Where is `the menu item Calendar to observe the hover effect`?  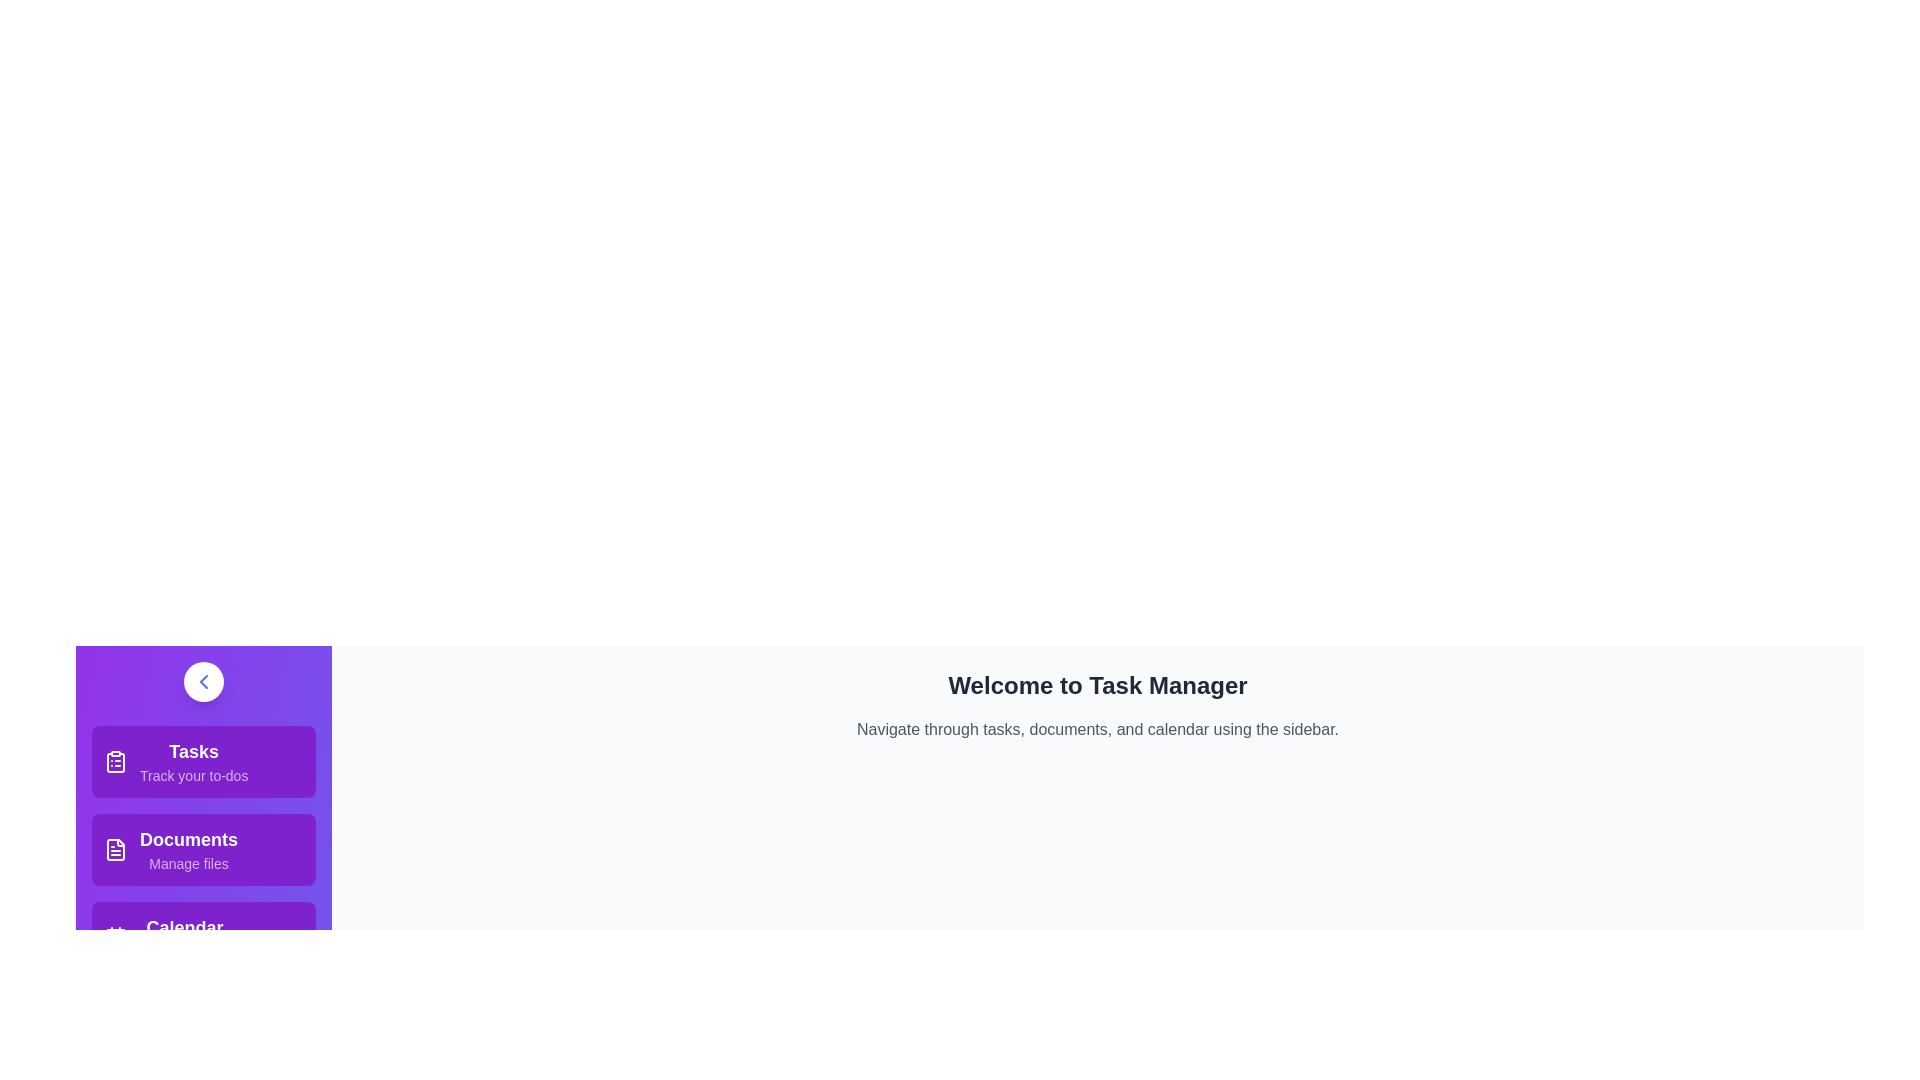
the menu item Calendar to observe the hover effect is located at coordinates (203, 937).